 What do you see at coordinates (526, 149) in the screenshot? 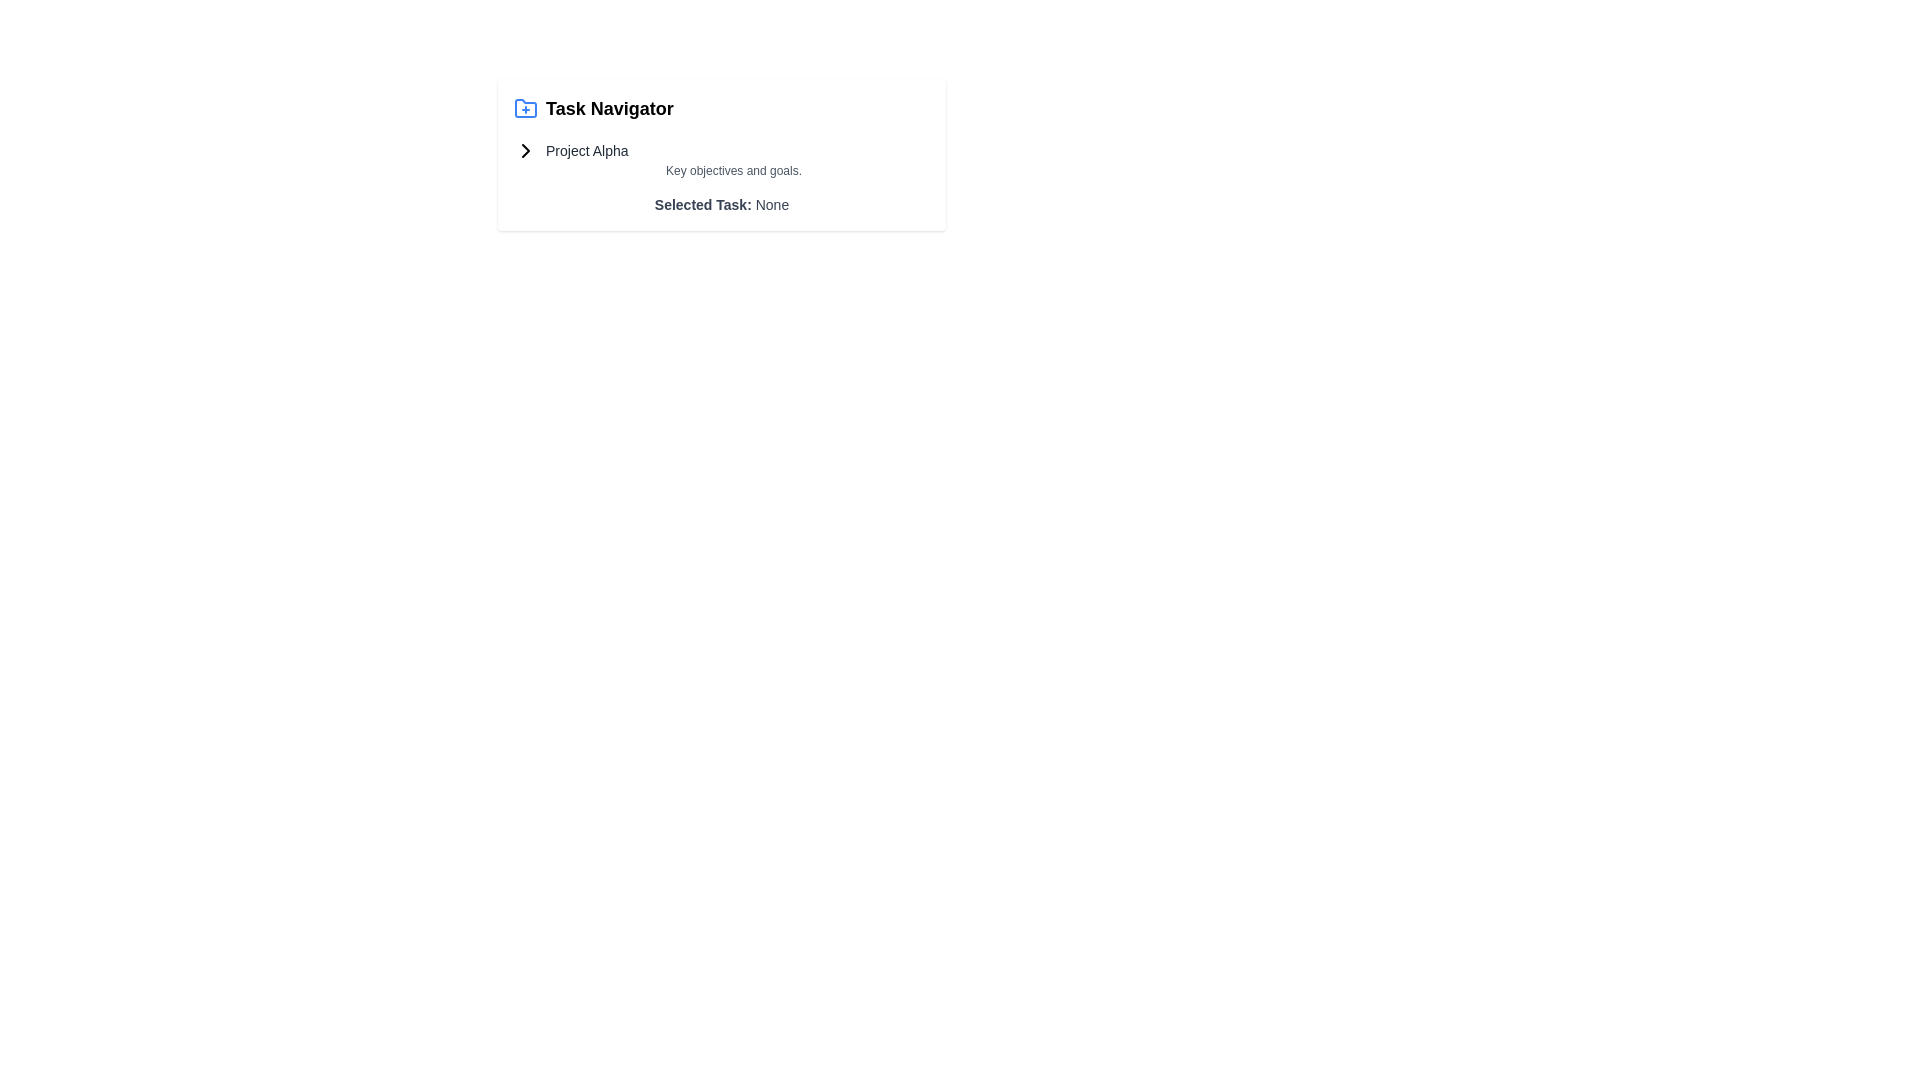
I see `the right-facing chevron icon located to the left of the 'Project Alpha' text label` at bounding box center [526, 149].